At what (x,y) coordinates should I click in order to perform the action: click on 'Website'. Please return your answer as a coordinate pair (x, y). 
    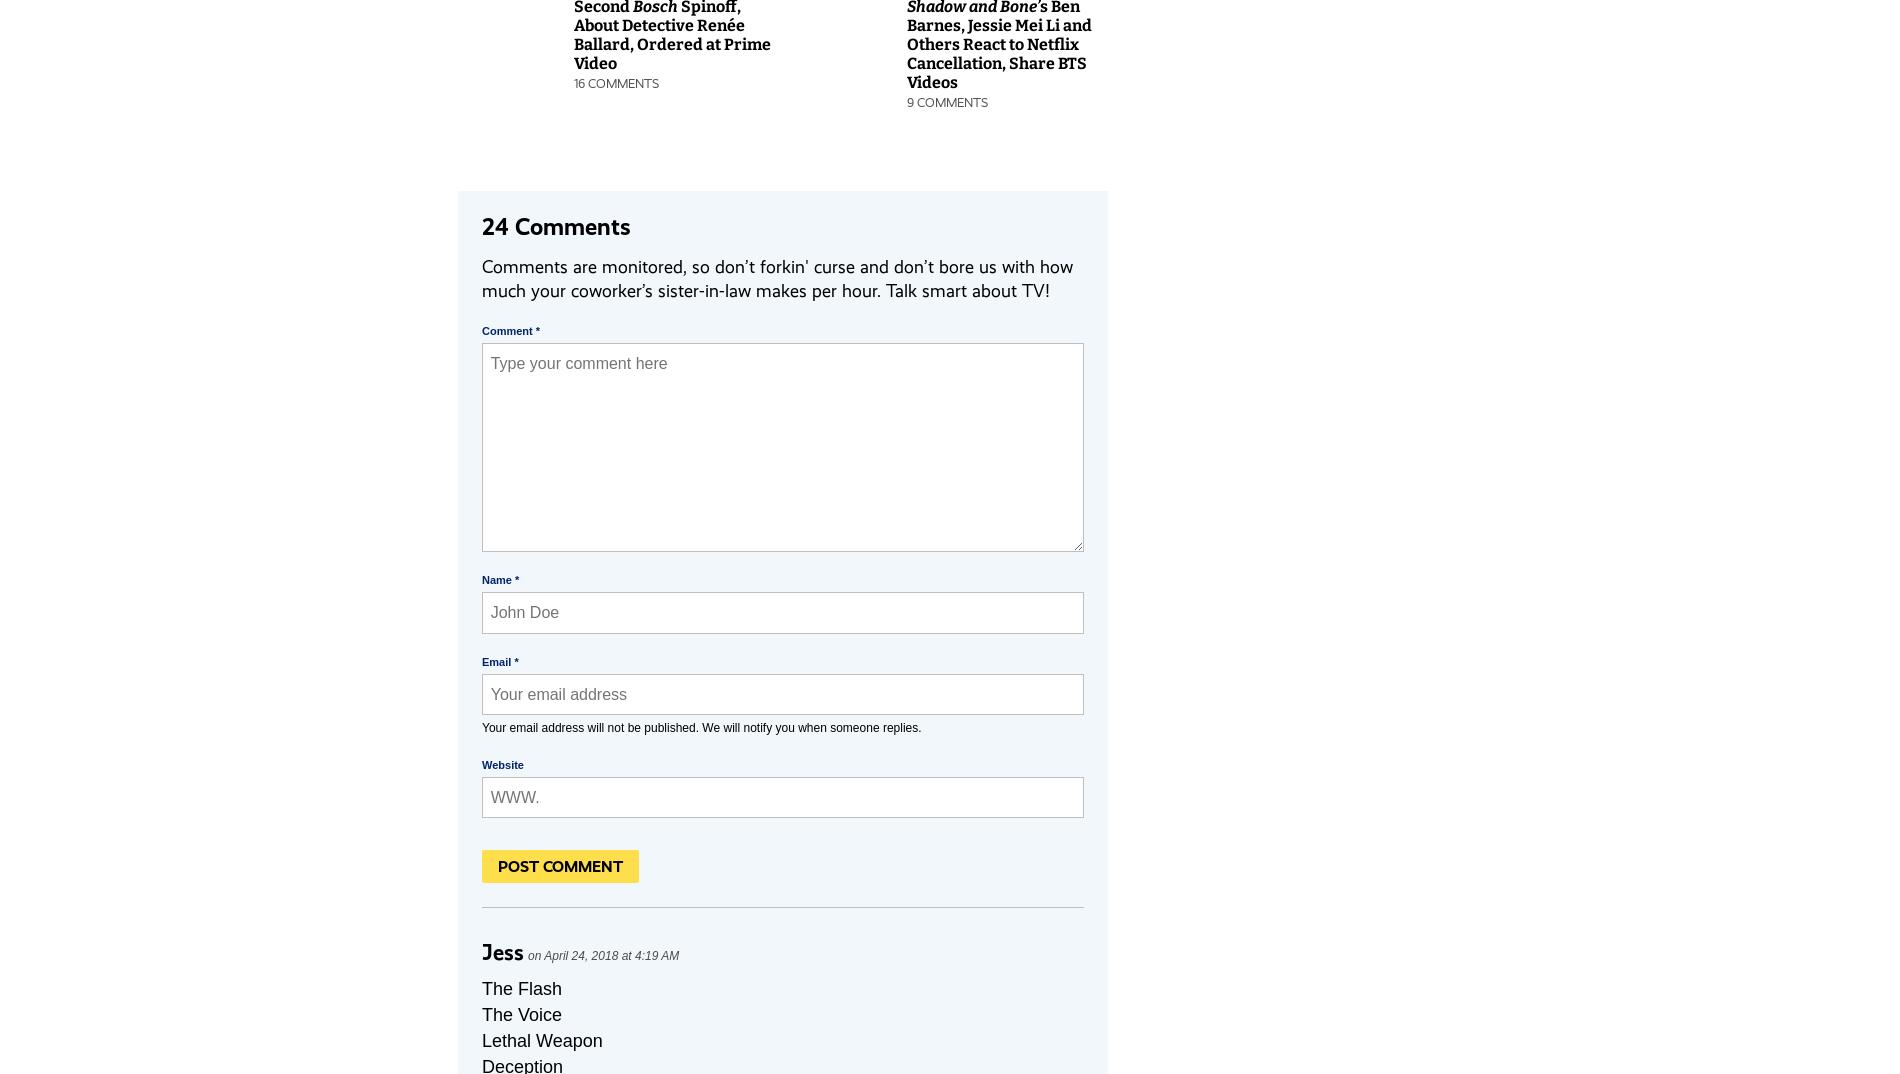
    Looking at the image, I should click on (502, 764).